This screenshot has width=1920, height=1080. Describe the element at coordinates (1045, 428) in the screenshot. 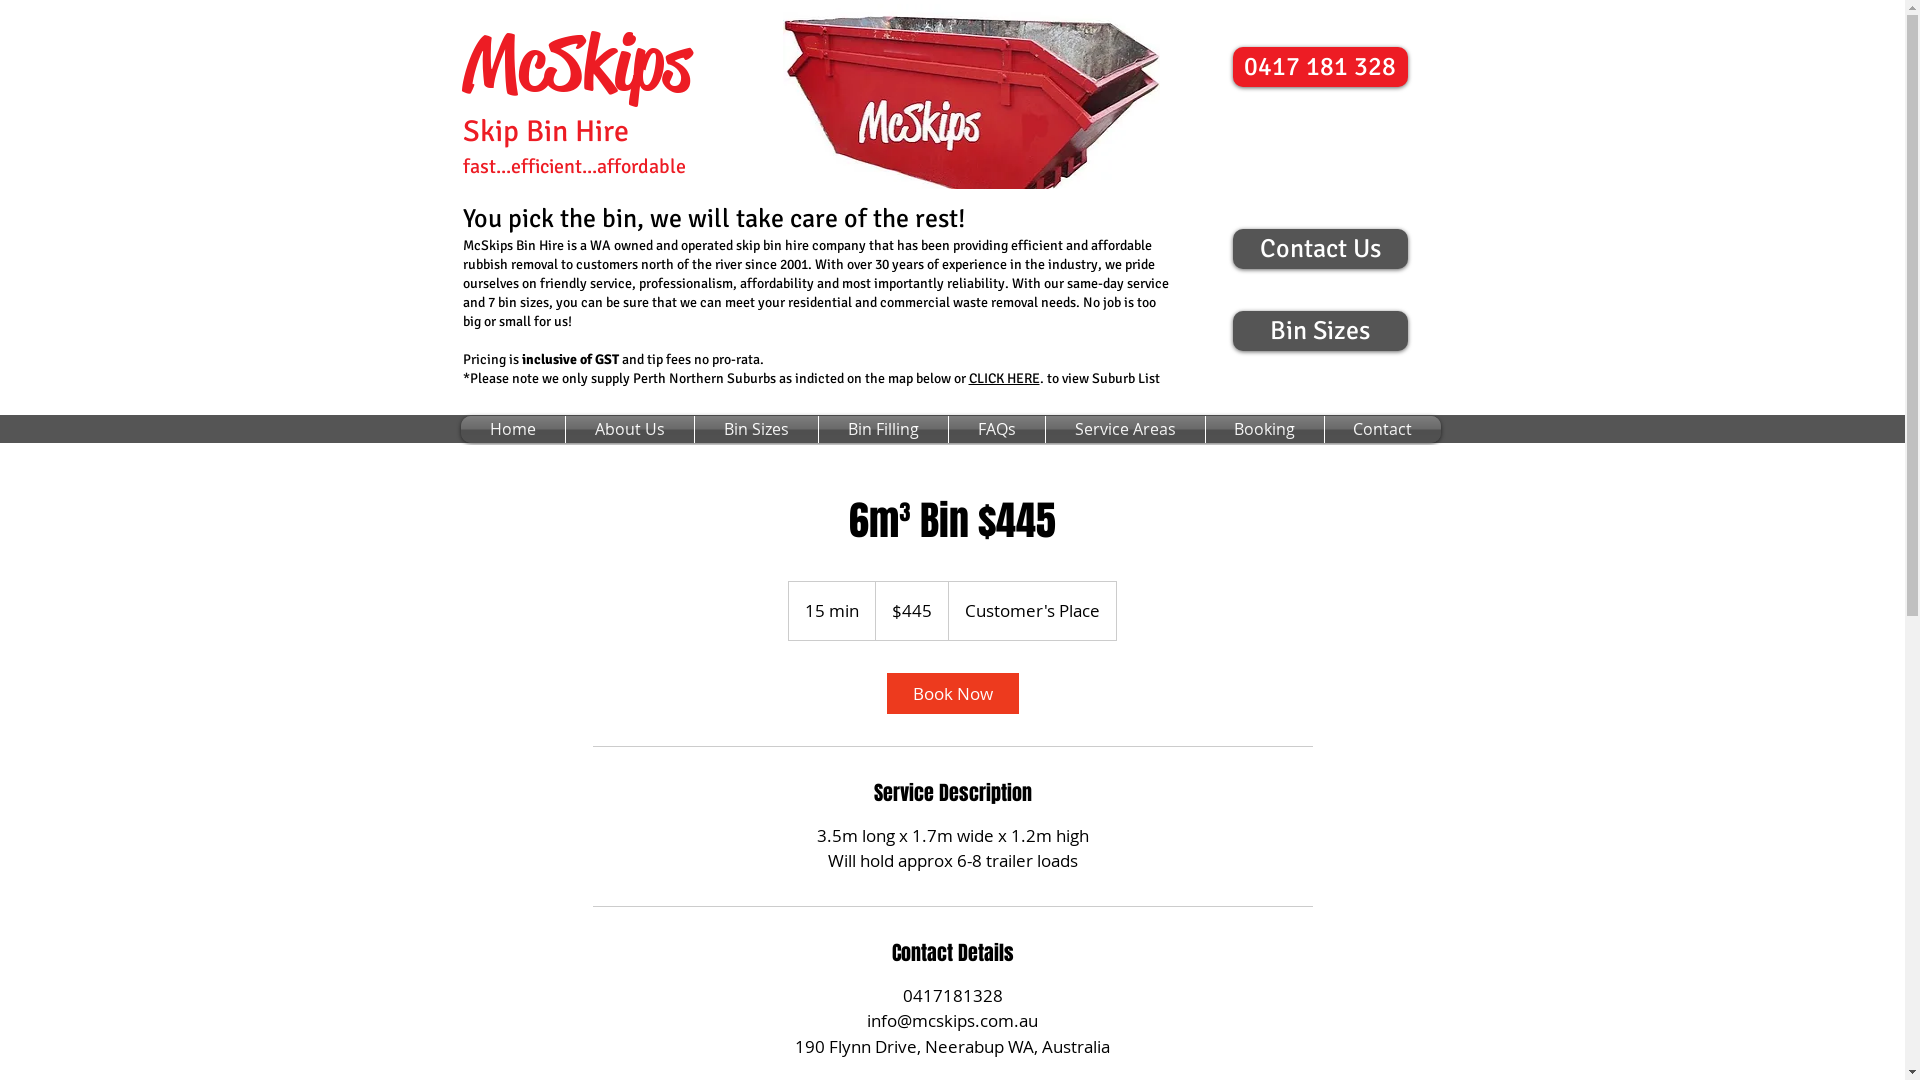

I see `'Service Areas'` at that location.